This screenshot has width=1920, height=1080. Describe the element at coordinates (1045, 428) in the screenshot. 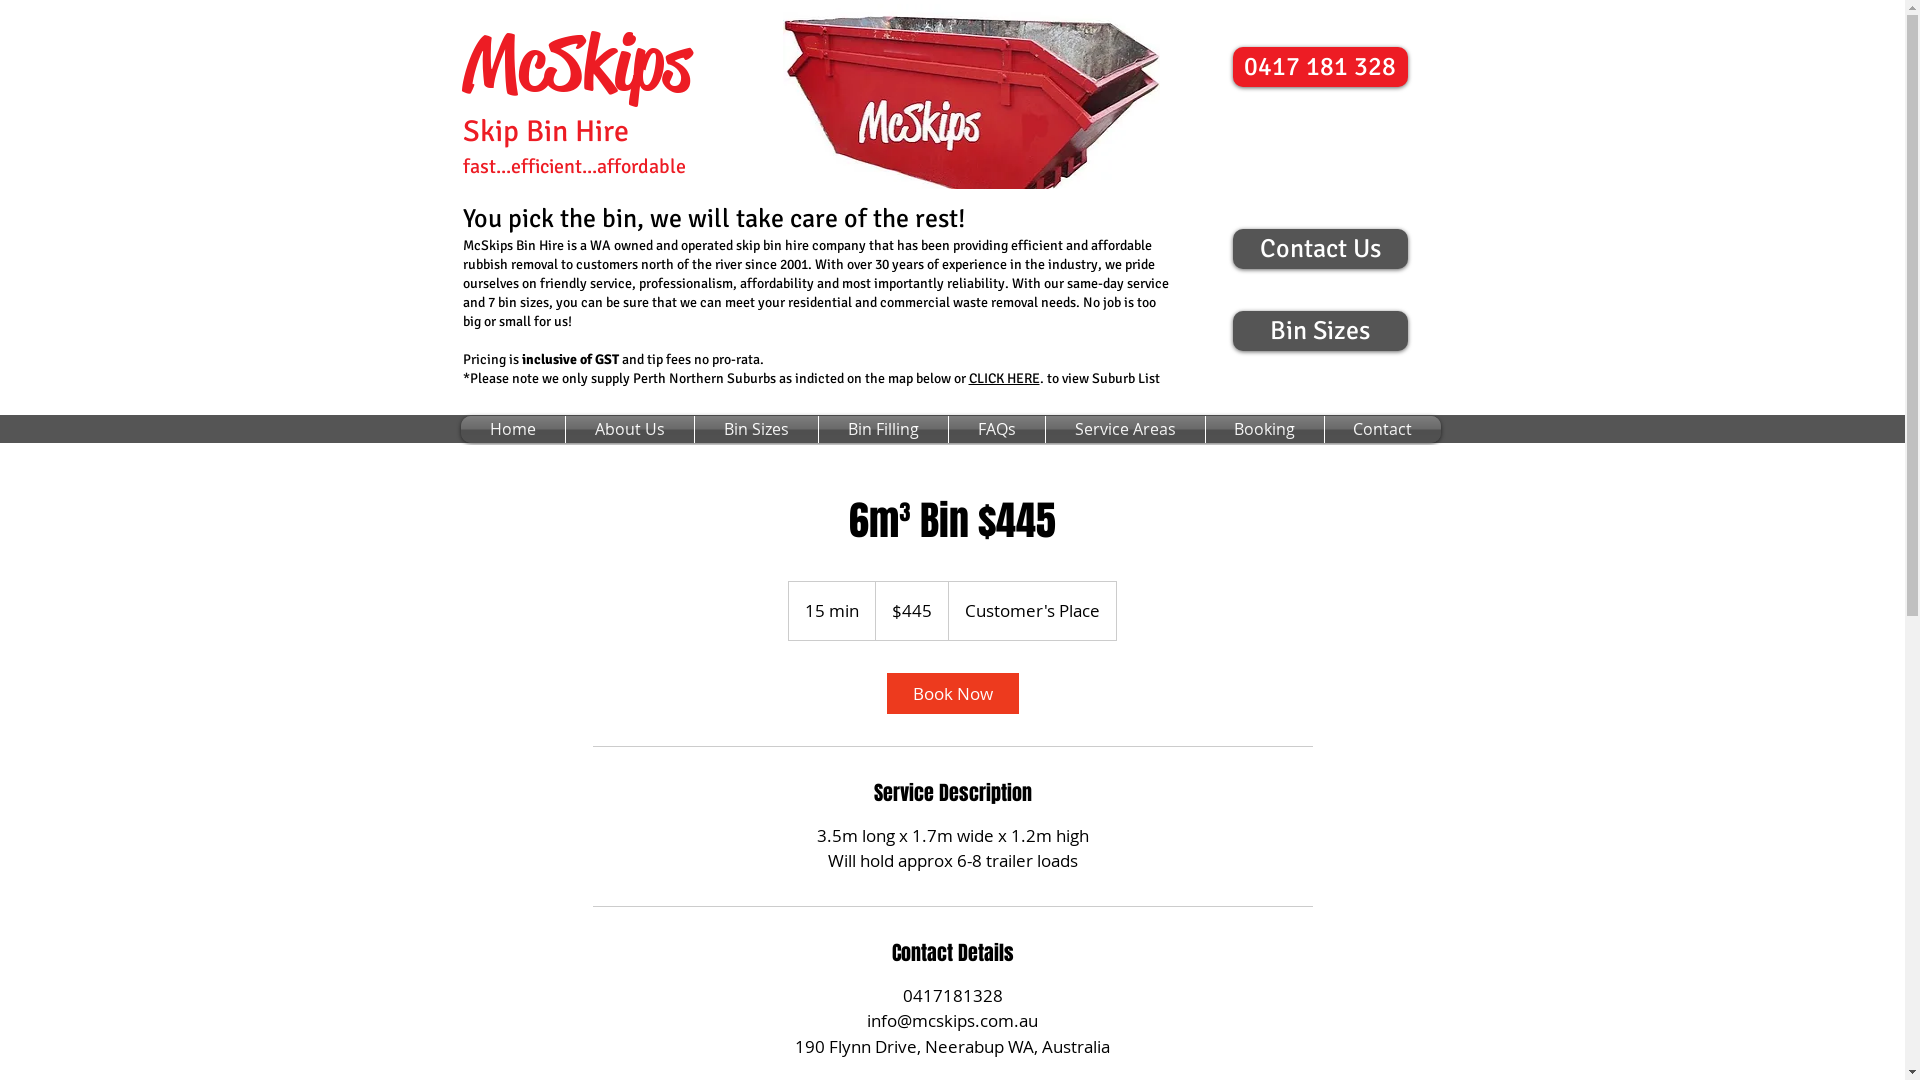

I see `'Service Areas'` at that location.